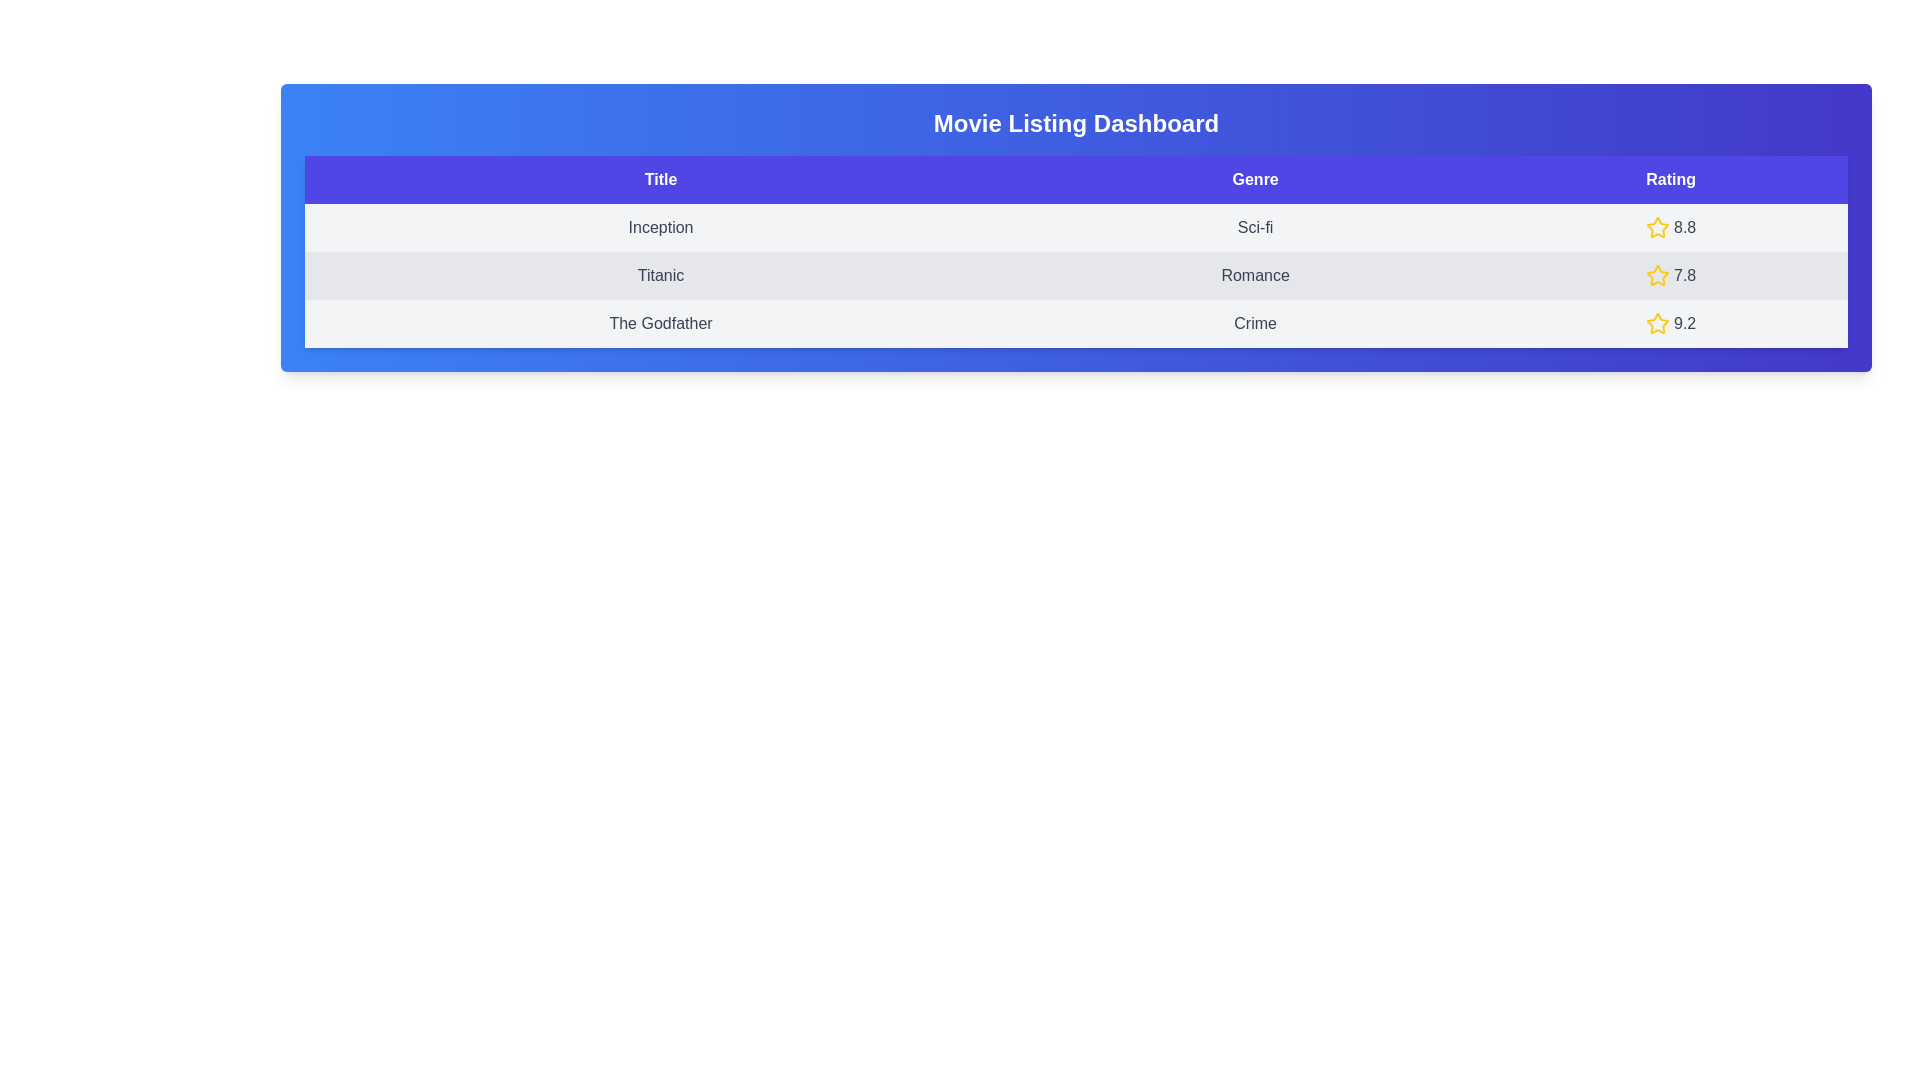 This screenshot has height=1080, width=1920. What do you see at coordinates (1671, 226) in the screenshot?
I see `rating value displayed as '8.8' next to the yellow star icon in the Rating column of the Inception row in the movie listing table` at bounding box center [1671, 226].